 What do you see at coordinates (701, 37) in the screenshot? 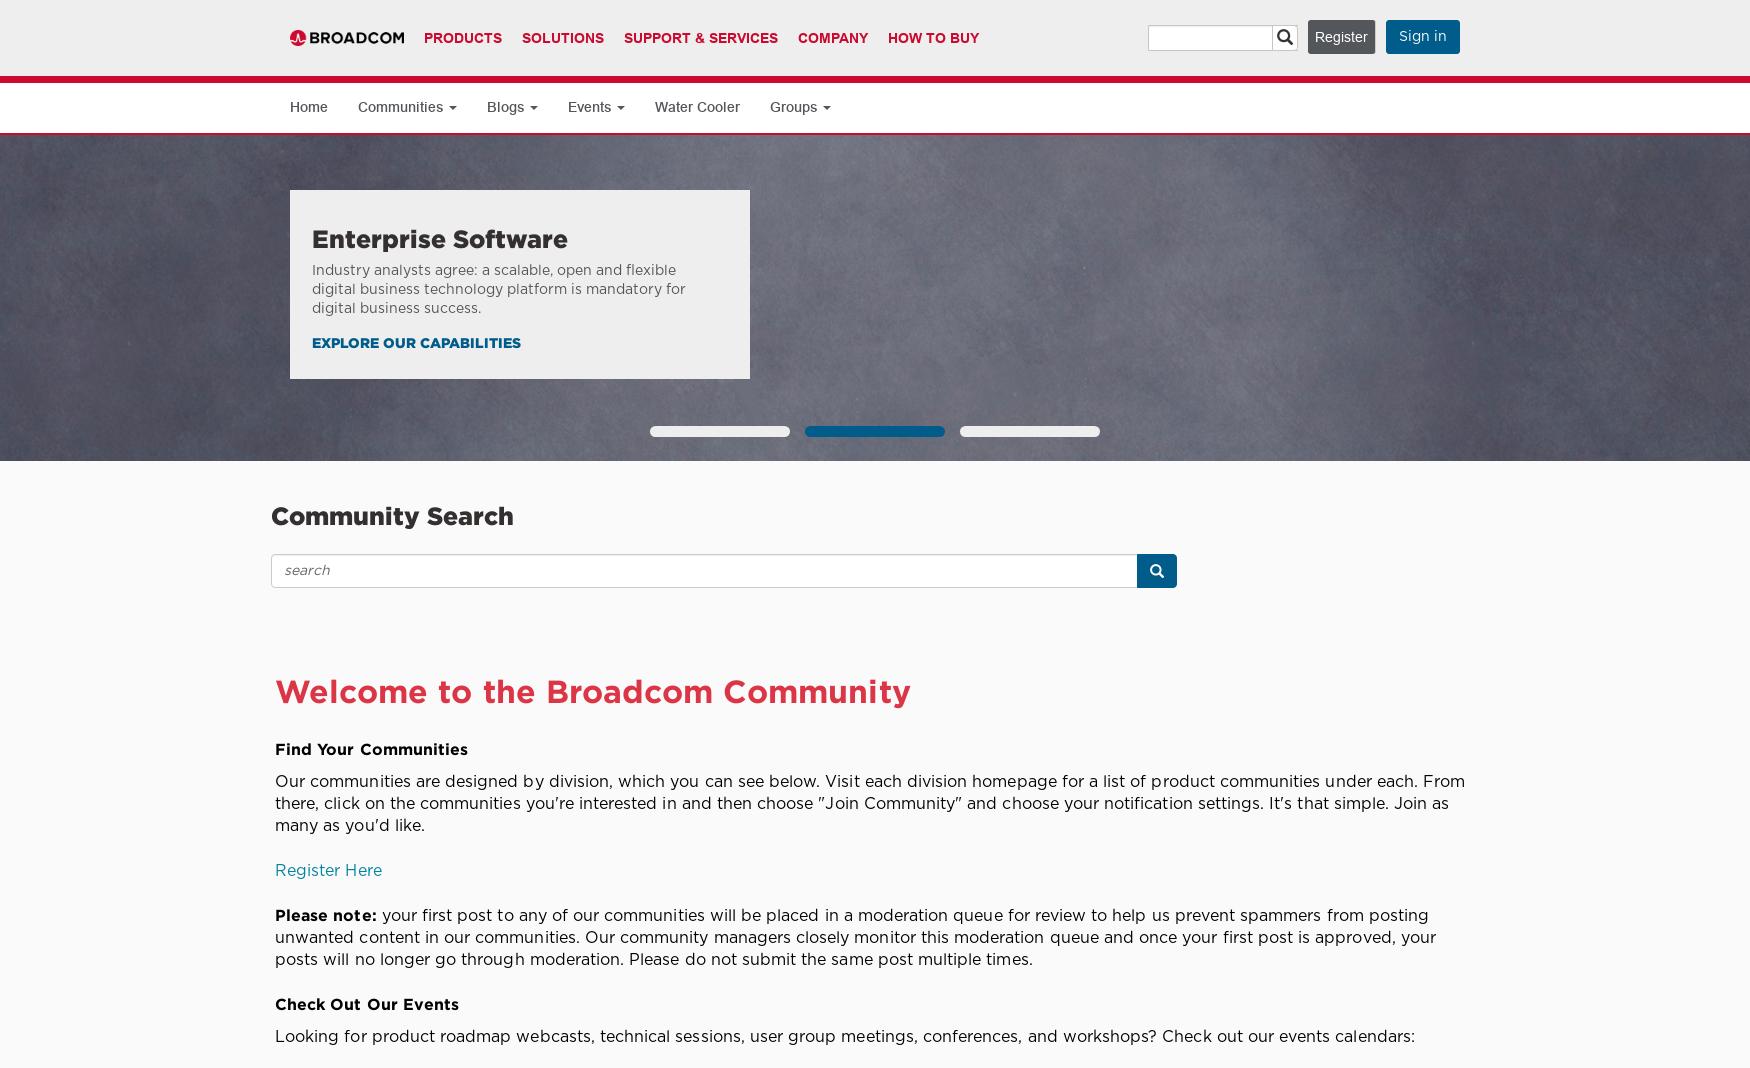
I see `'Support & Services'` at bounding box center [701, 37].